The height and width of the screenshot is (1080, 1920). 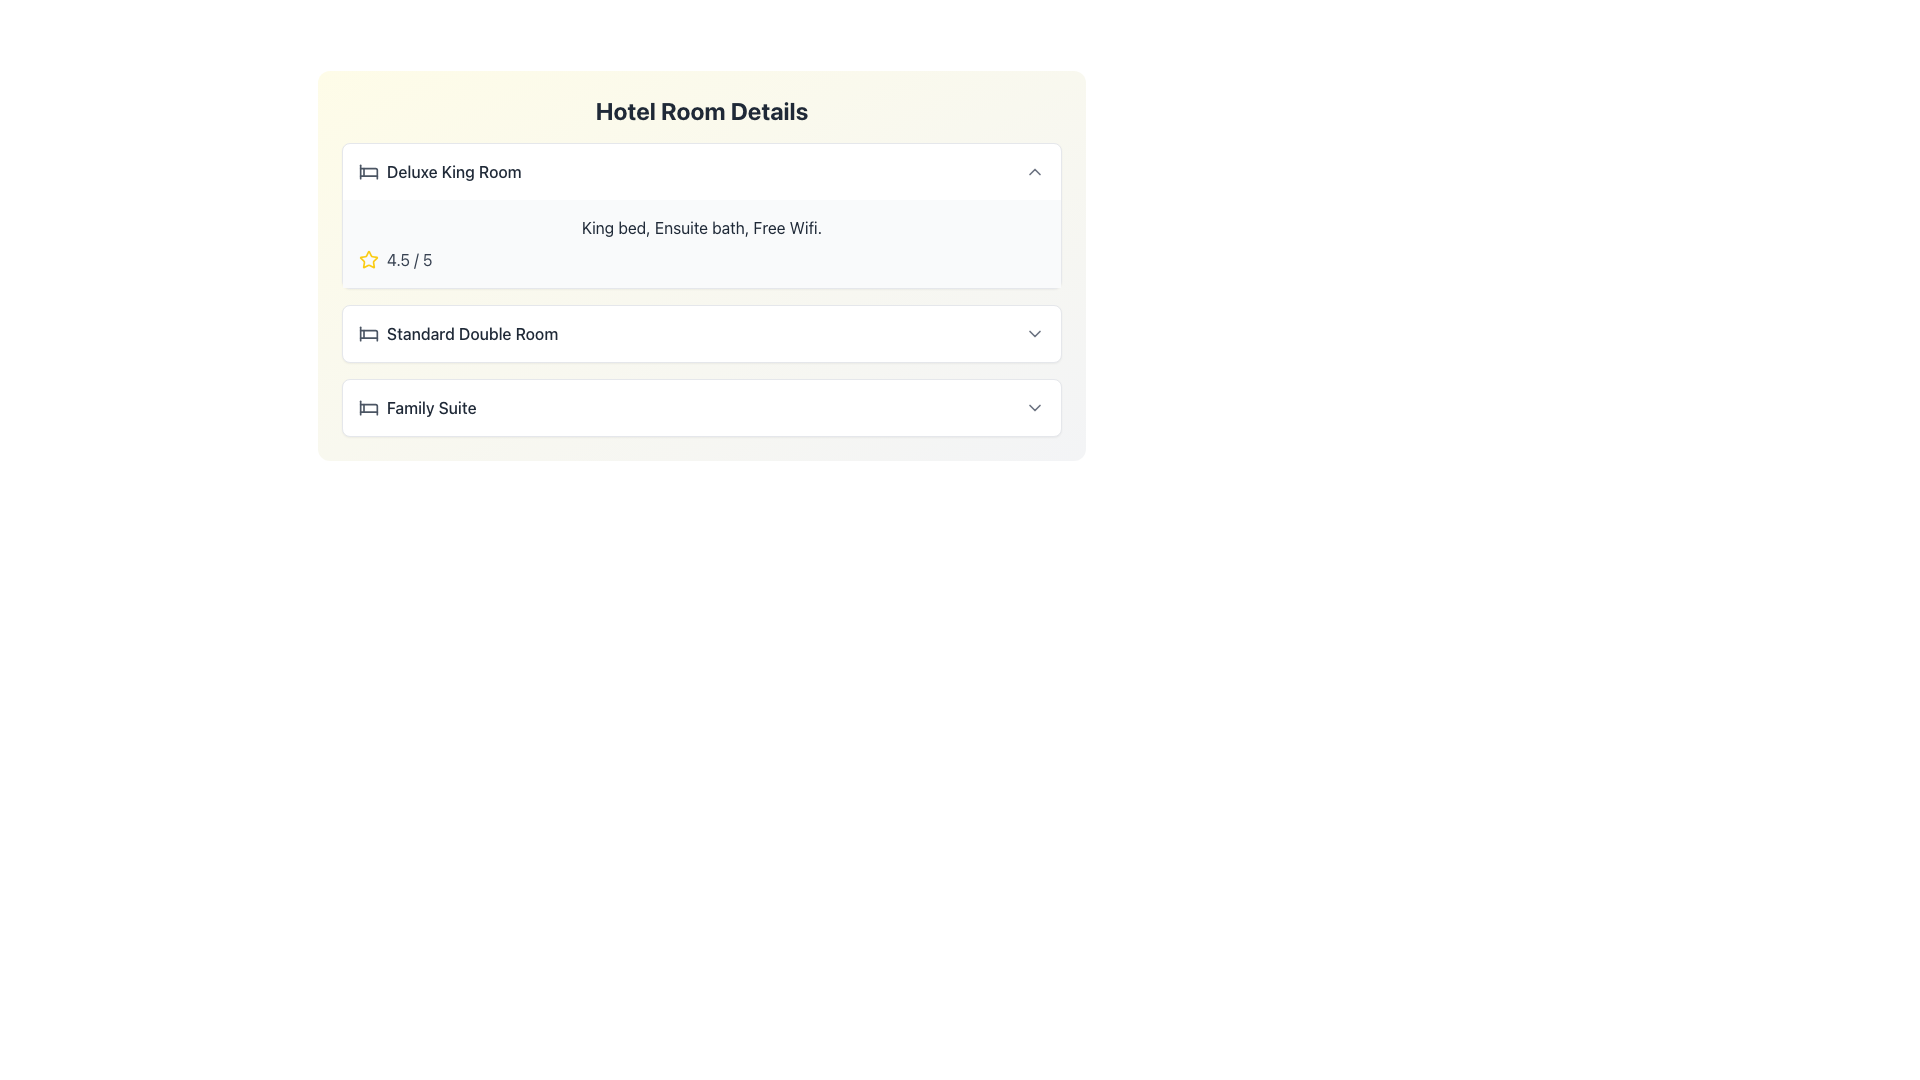 I want to click on the bed icon, which is gray and simplistic, located to the left of the text 'Deluxe King Room', so click(x=369, y=171).